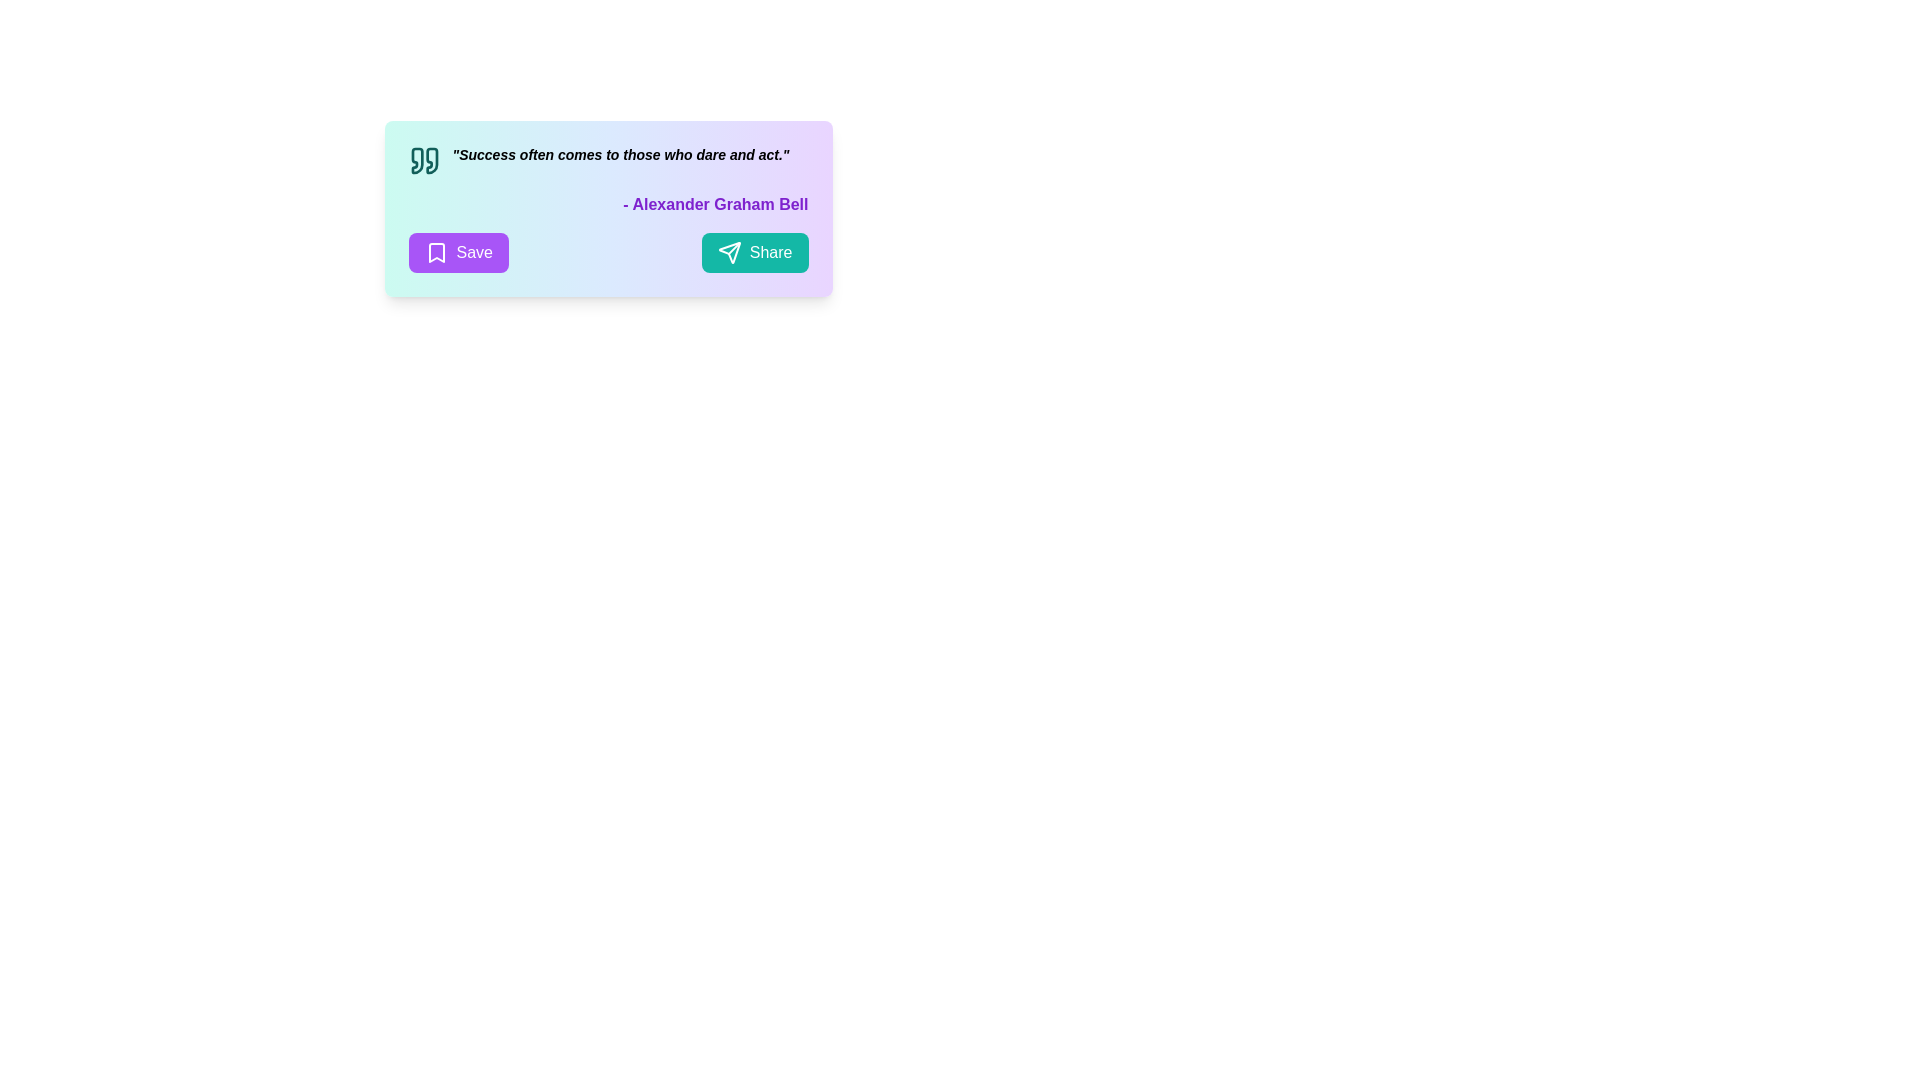 The image size is (1920, 1080). I want to click on text content of the motivational quote displayed in the Text display block with decorative icon, which is the first item inside the card layout, so click(607, 160).